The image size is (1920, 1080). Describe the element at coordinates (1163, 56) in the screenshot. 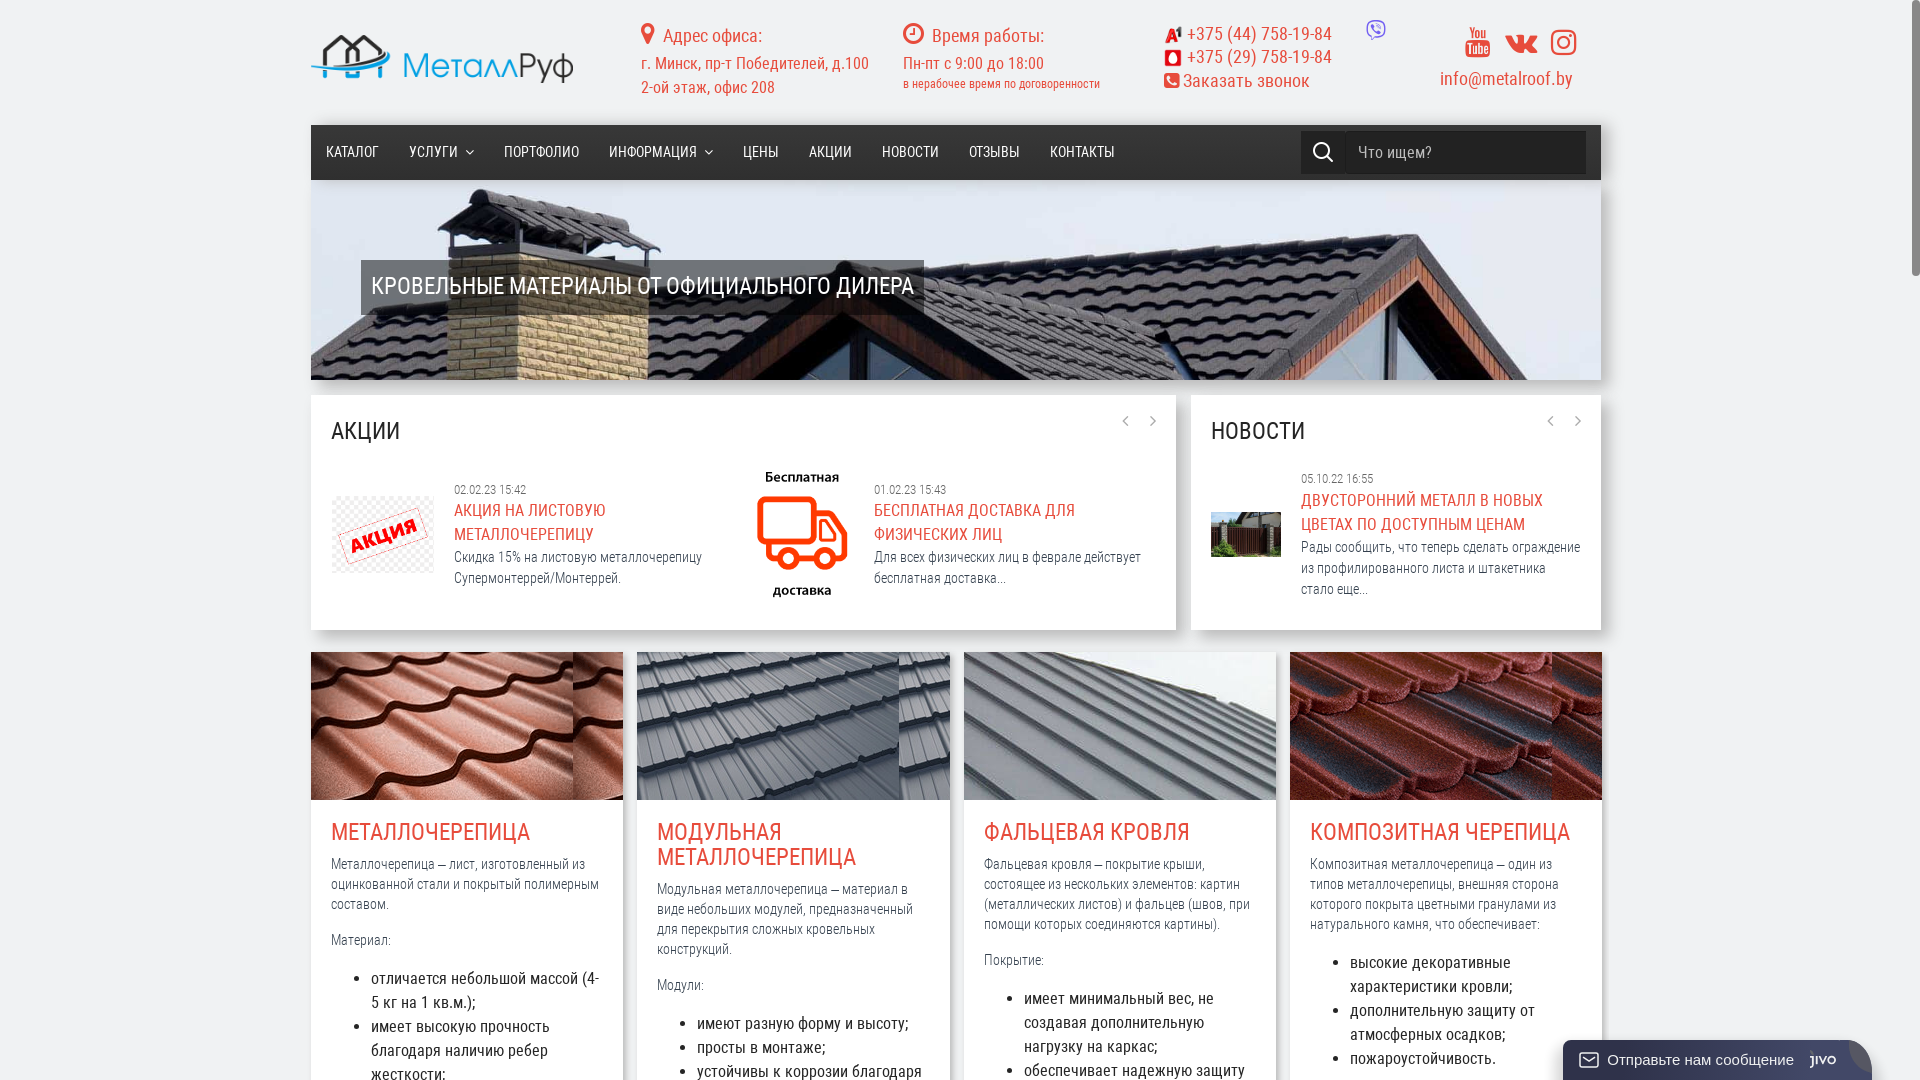

I see `'+375 (29) 758-19-84'` at that location.